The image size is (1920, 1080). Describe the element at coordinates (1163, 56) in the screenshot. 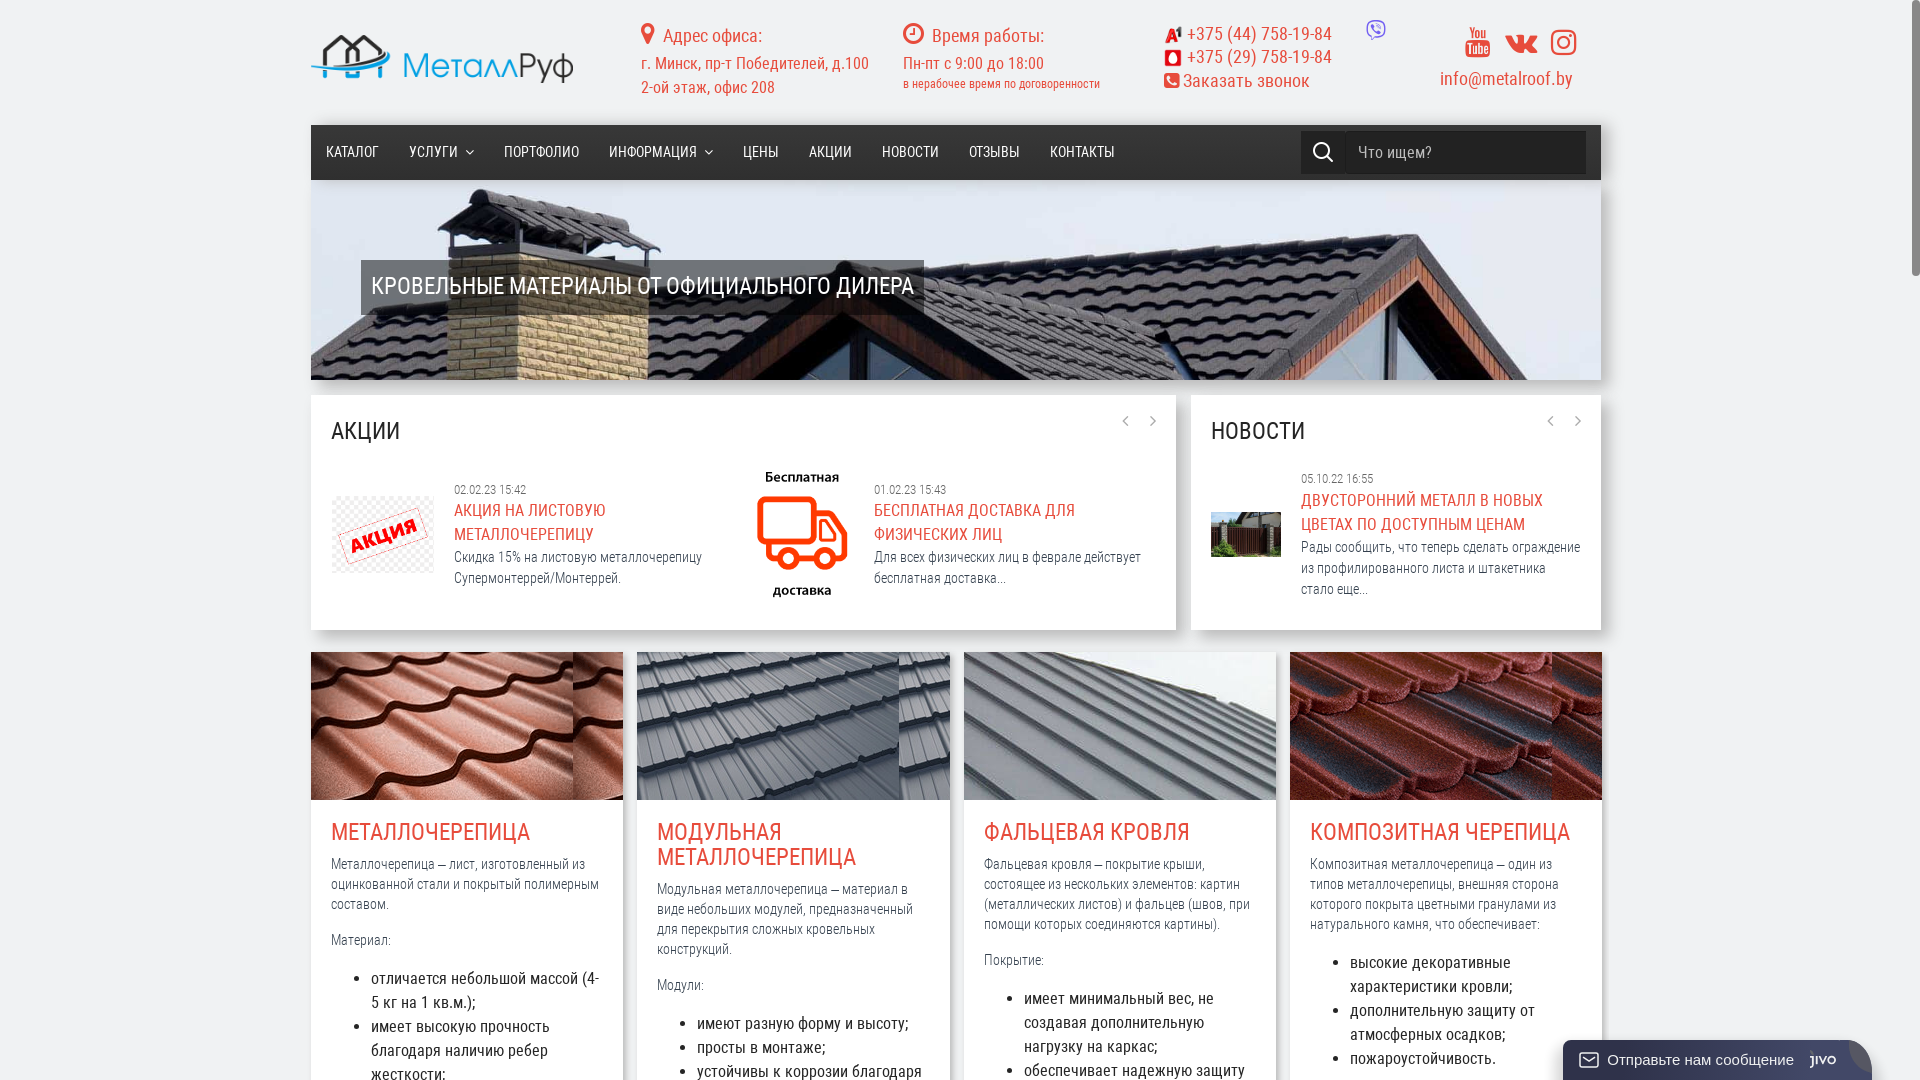

I see `'+375 (29) 758-19-84'` at that location.